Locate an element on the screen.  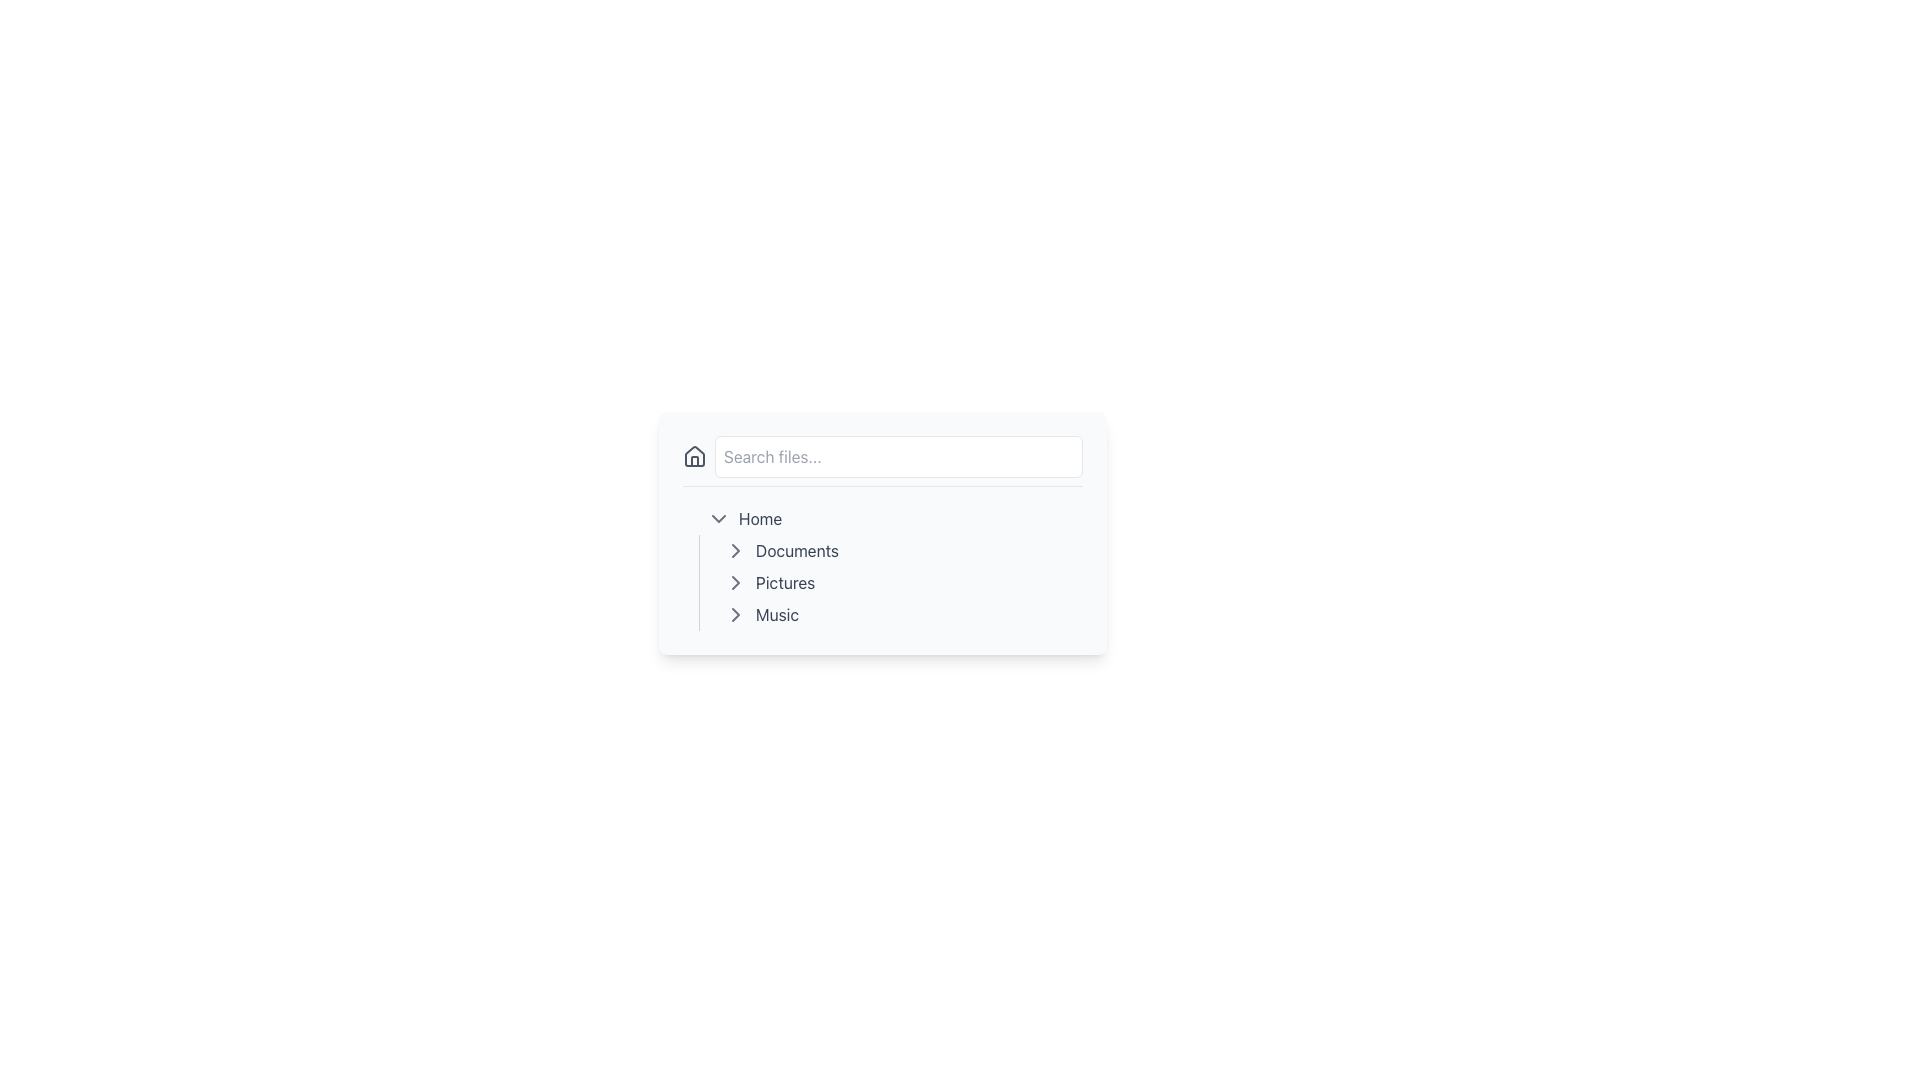
the third chevron icon adjacent to the 'Pictures' label in the menu is located at coordinates (734, 582).